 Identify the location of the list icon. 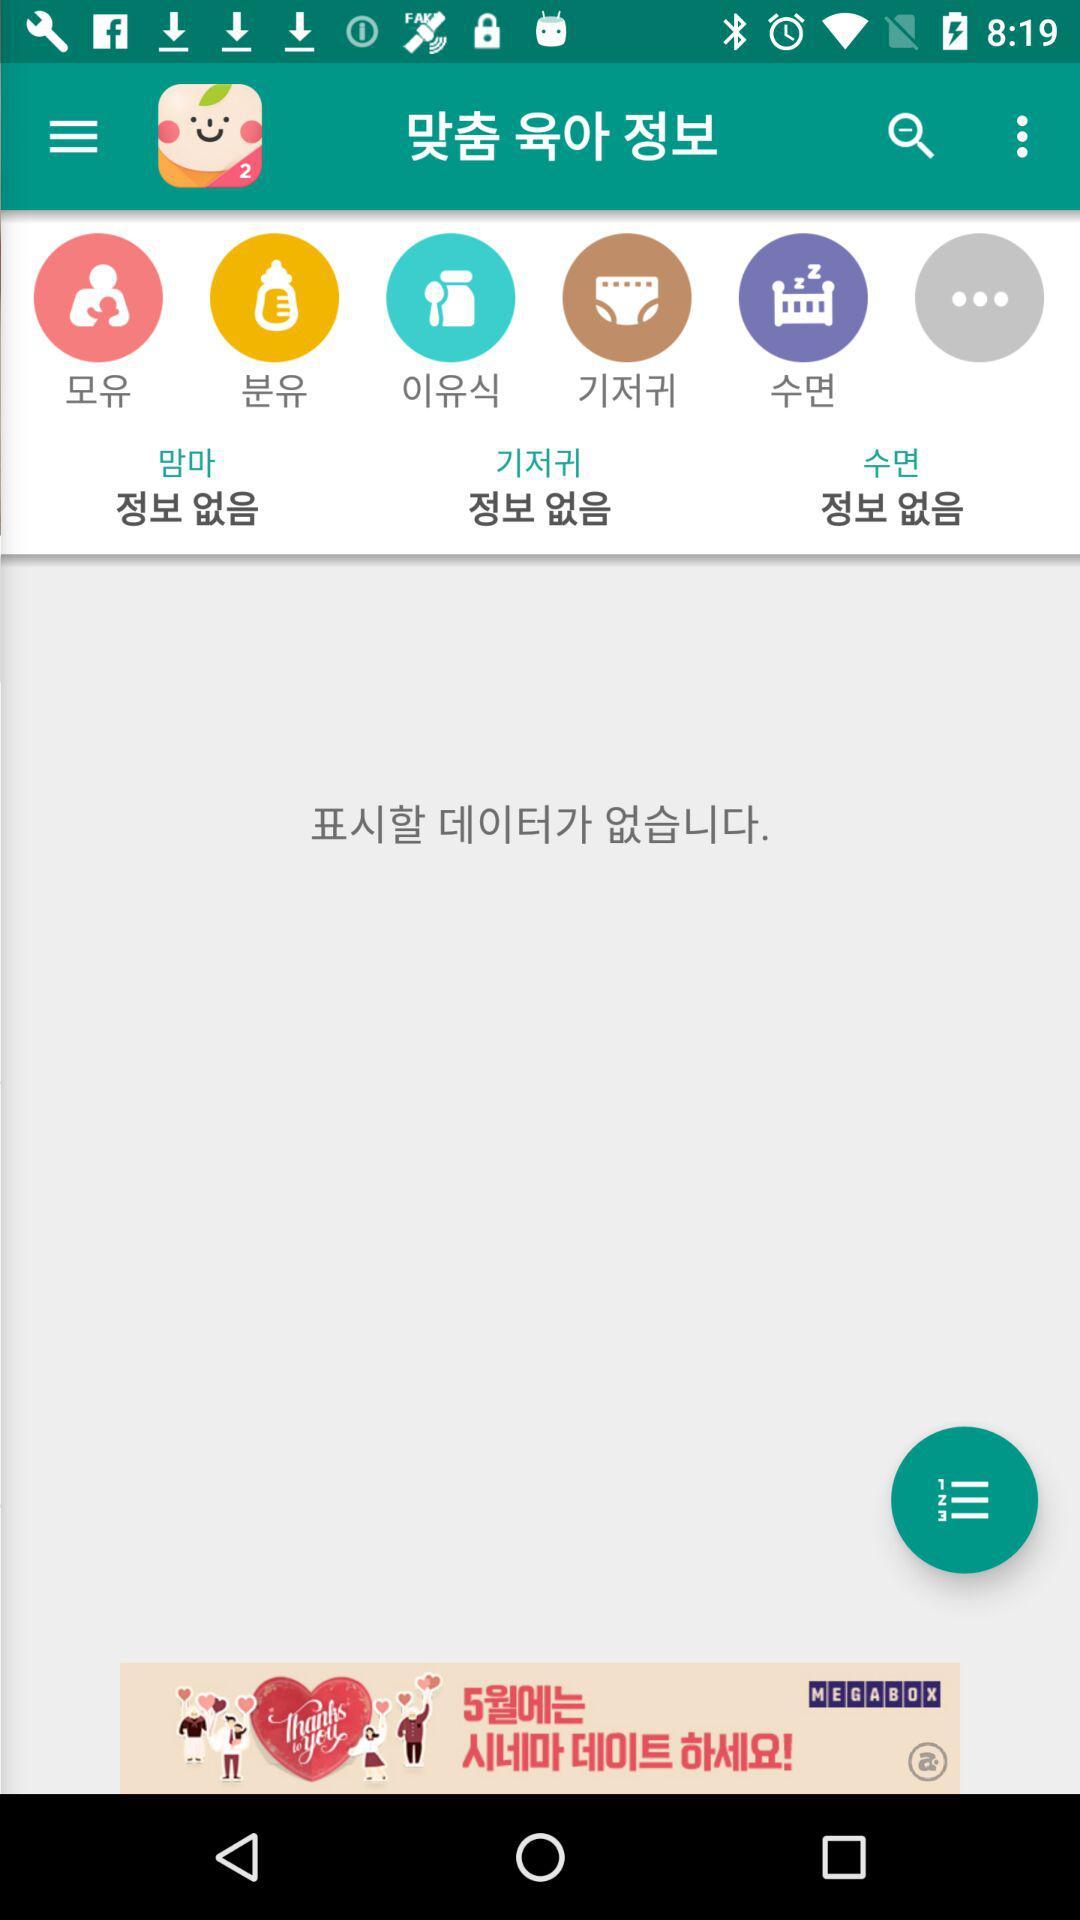
(963, 1499).